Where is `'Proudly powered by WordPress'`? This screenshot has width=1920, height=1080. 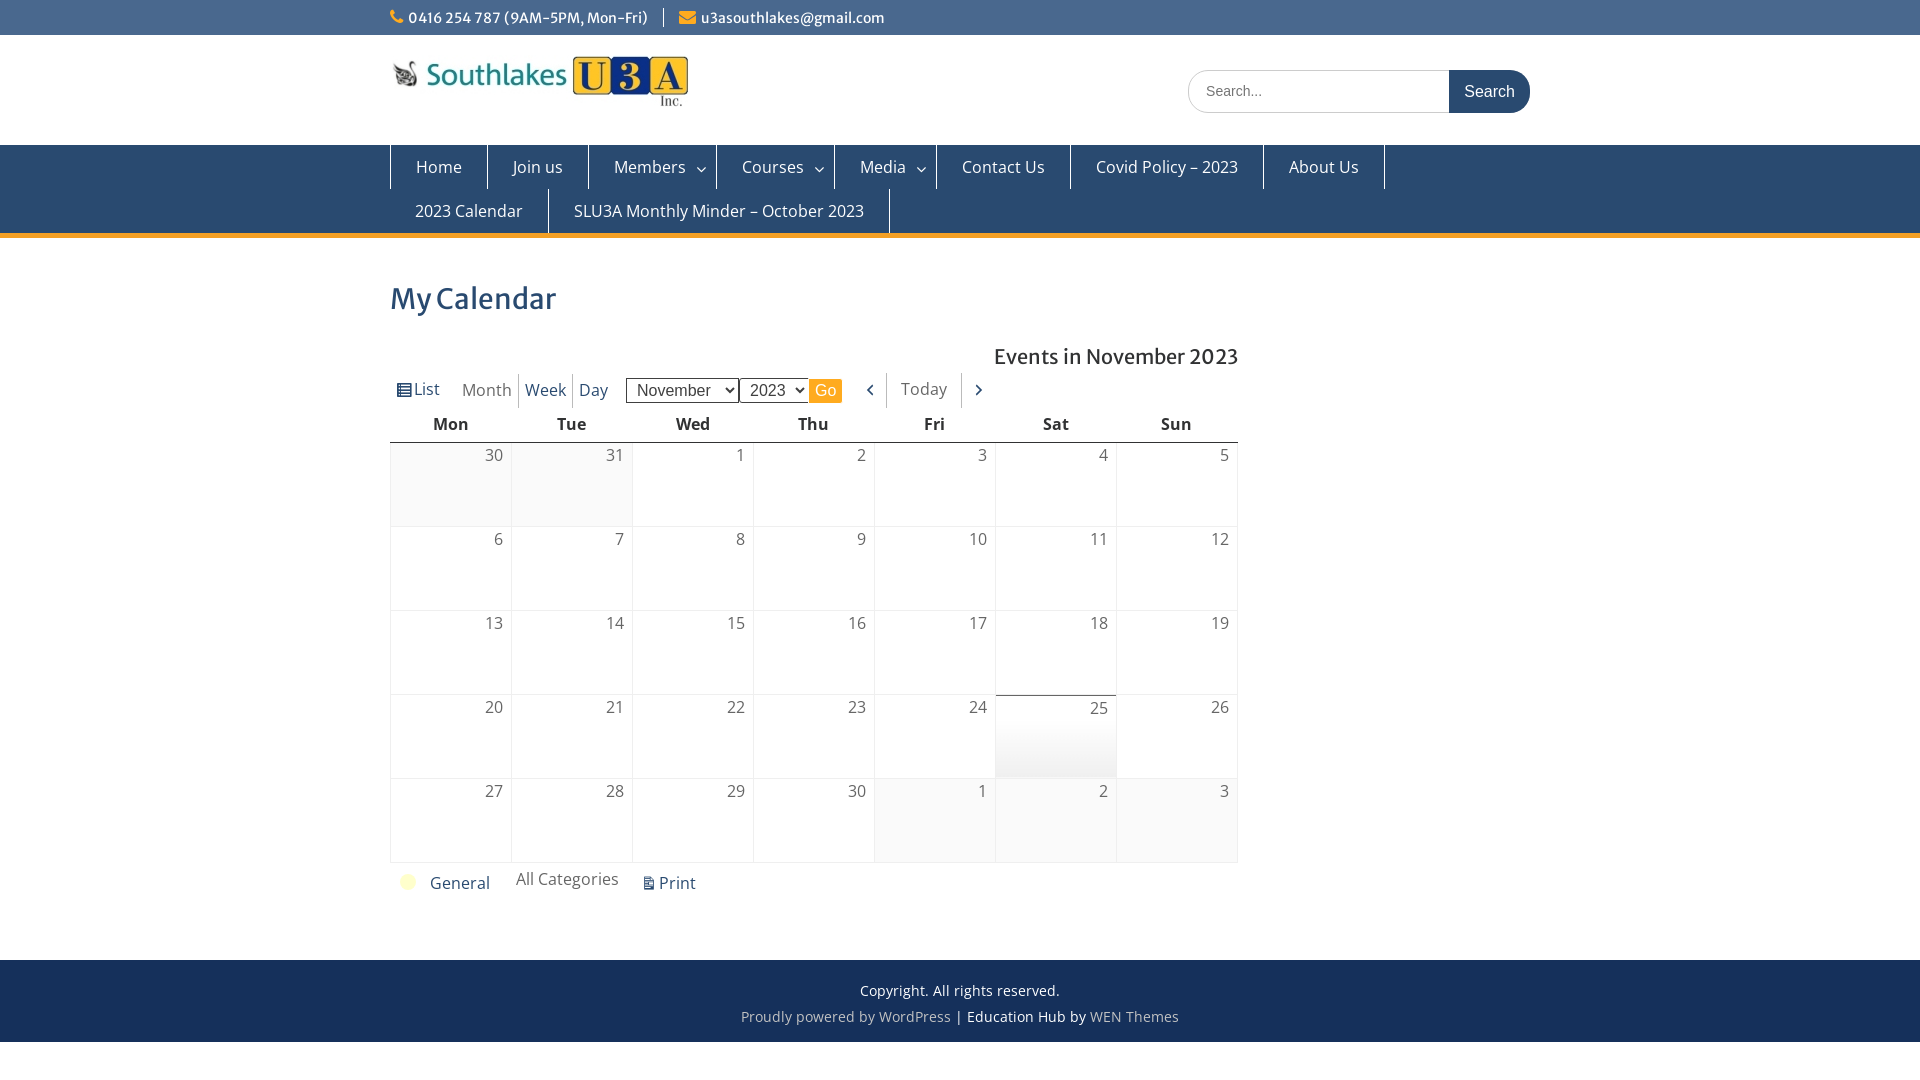
'Proudly powered by WordPress' is located at coordinates (845, 1016).